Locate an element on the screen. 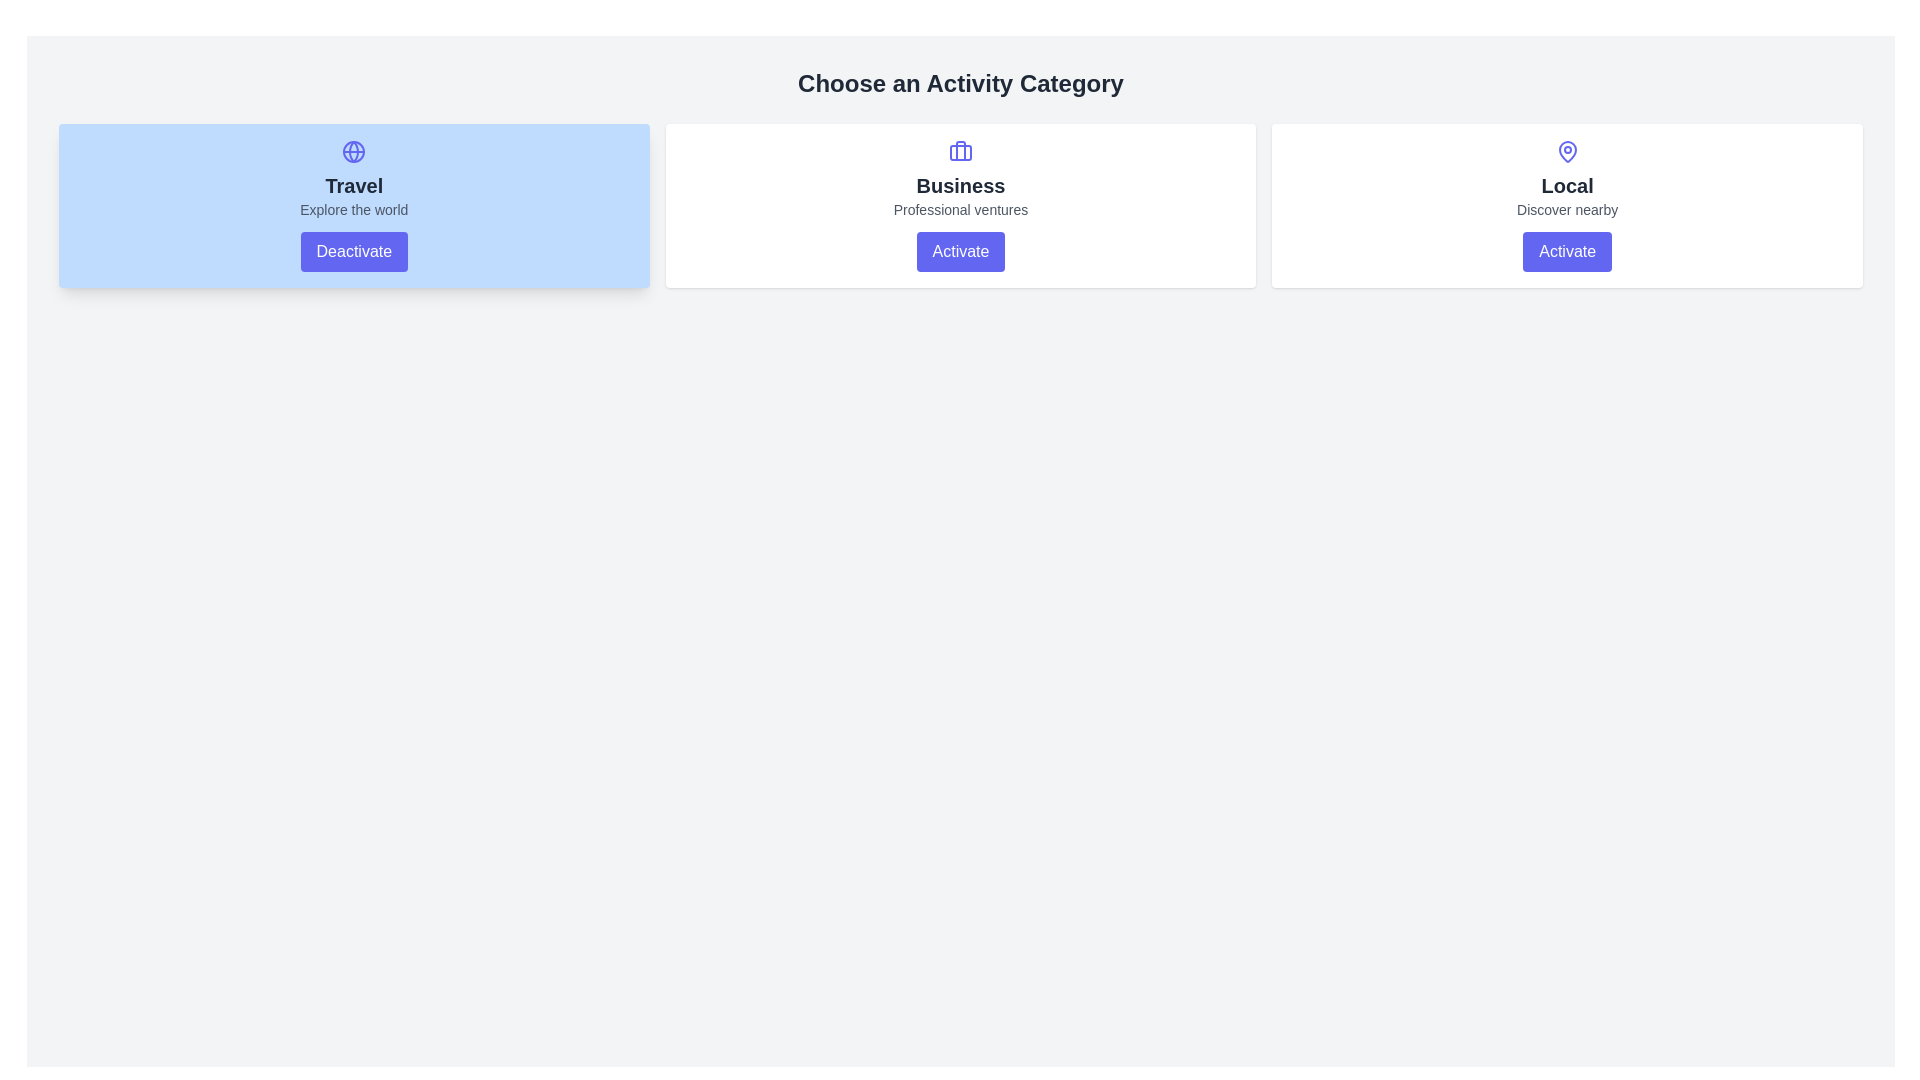 This screenshot has height=1080, width=1920. the text label reading 'Discover nearby' which is styled in small, gray font and positioned under the 'Local' title and above the blue 'Activate' button is located at coordinates (1566, 209).